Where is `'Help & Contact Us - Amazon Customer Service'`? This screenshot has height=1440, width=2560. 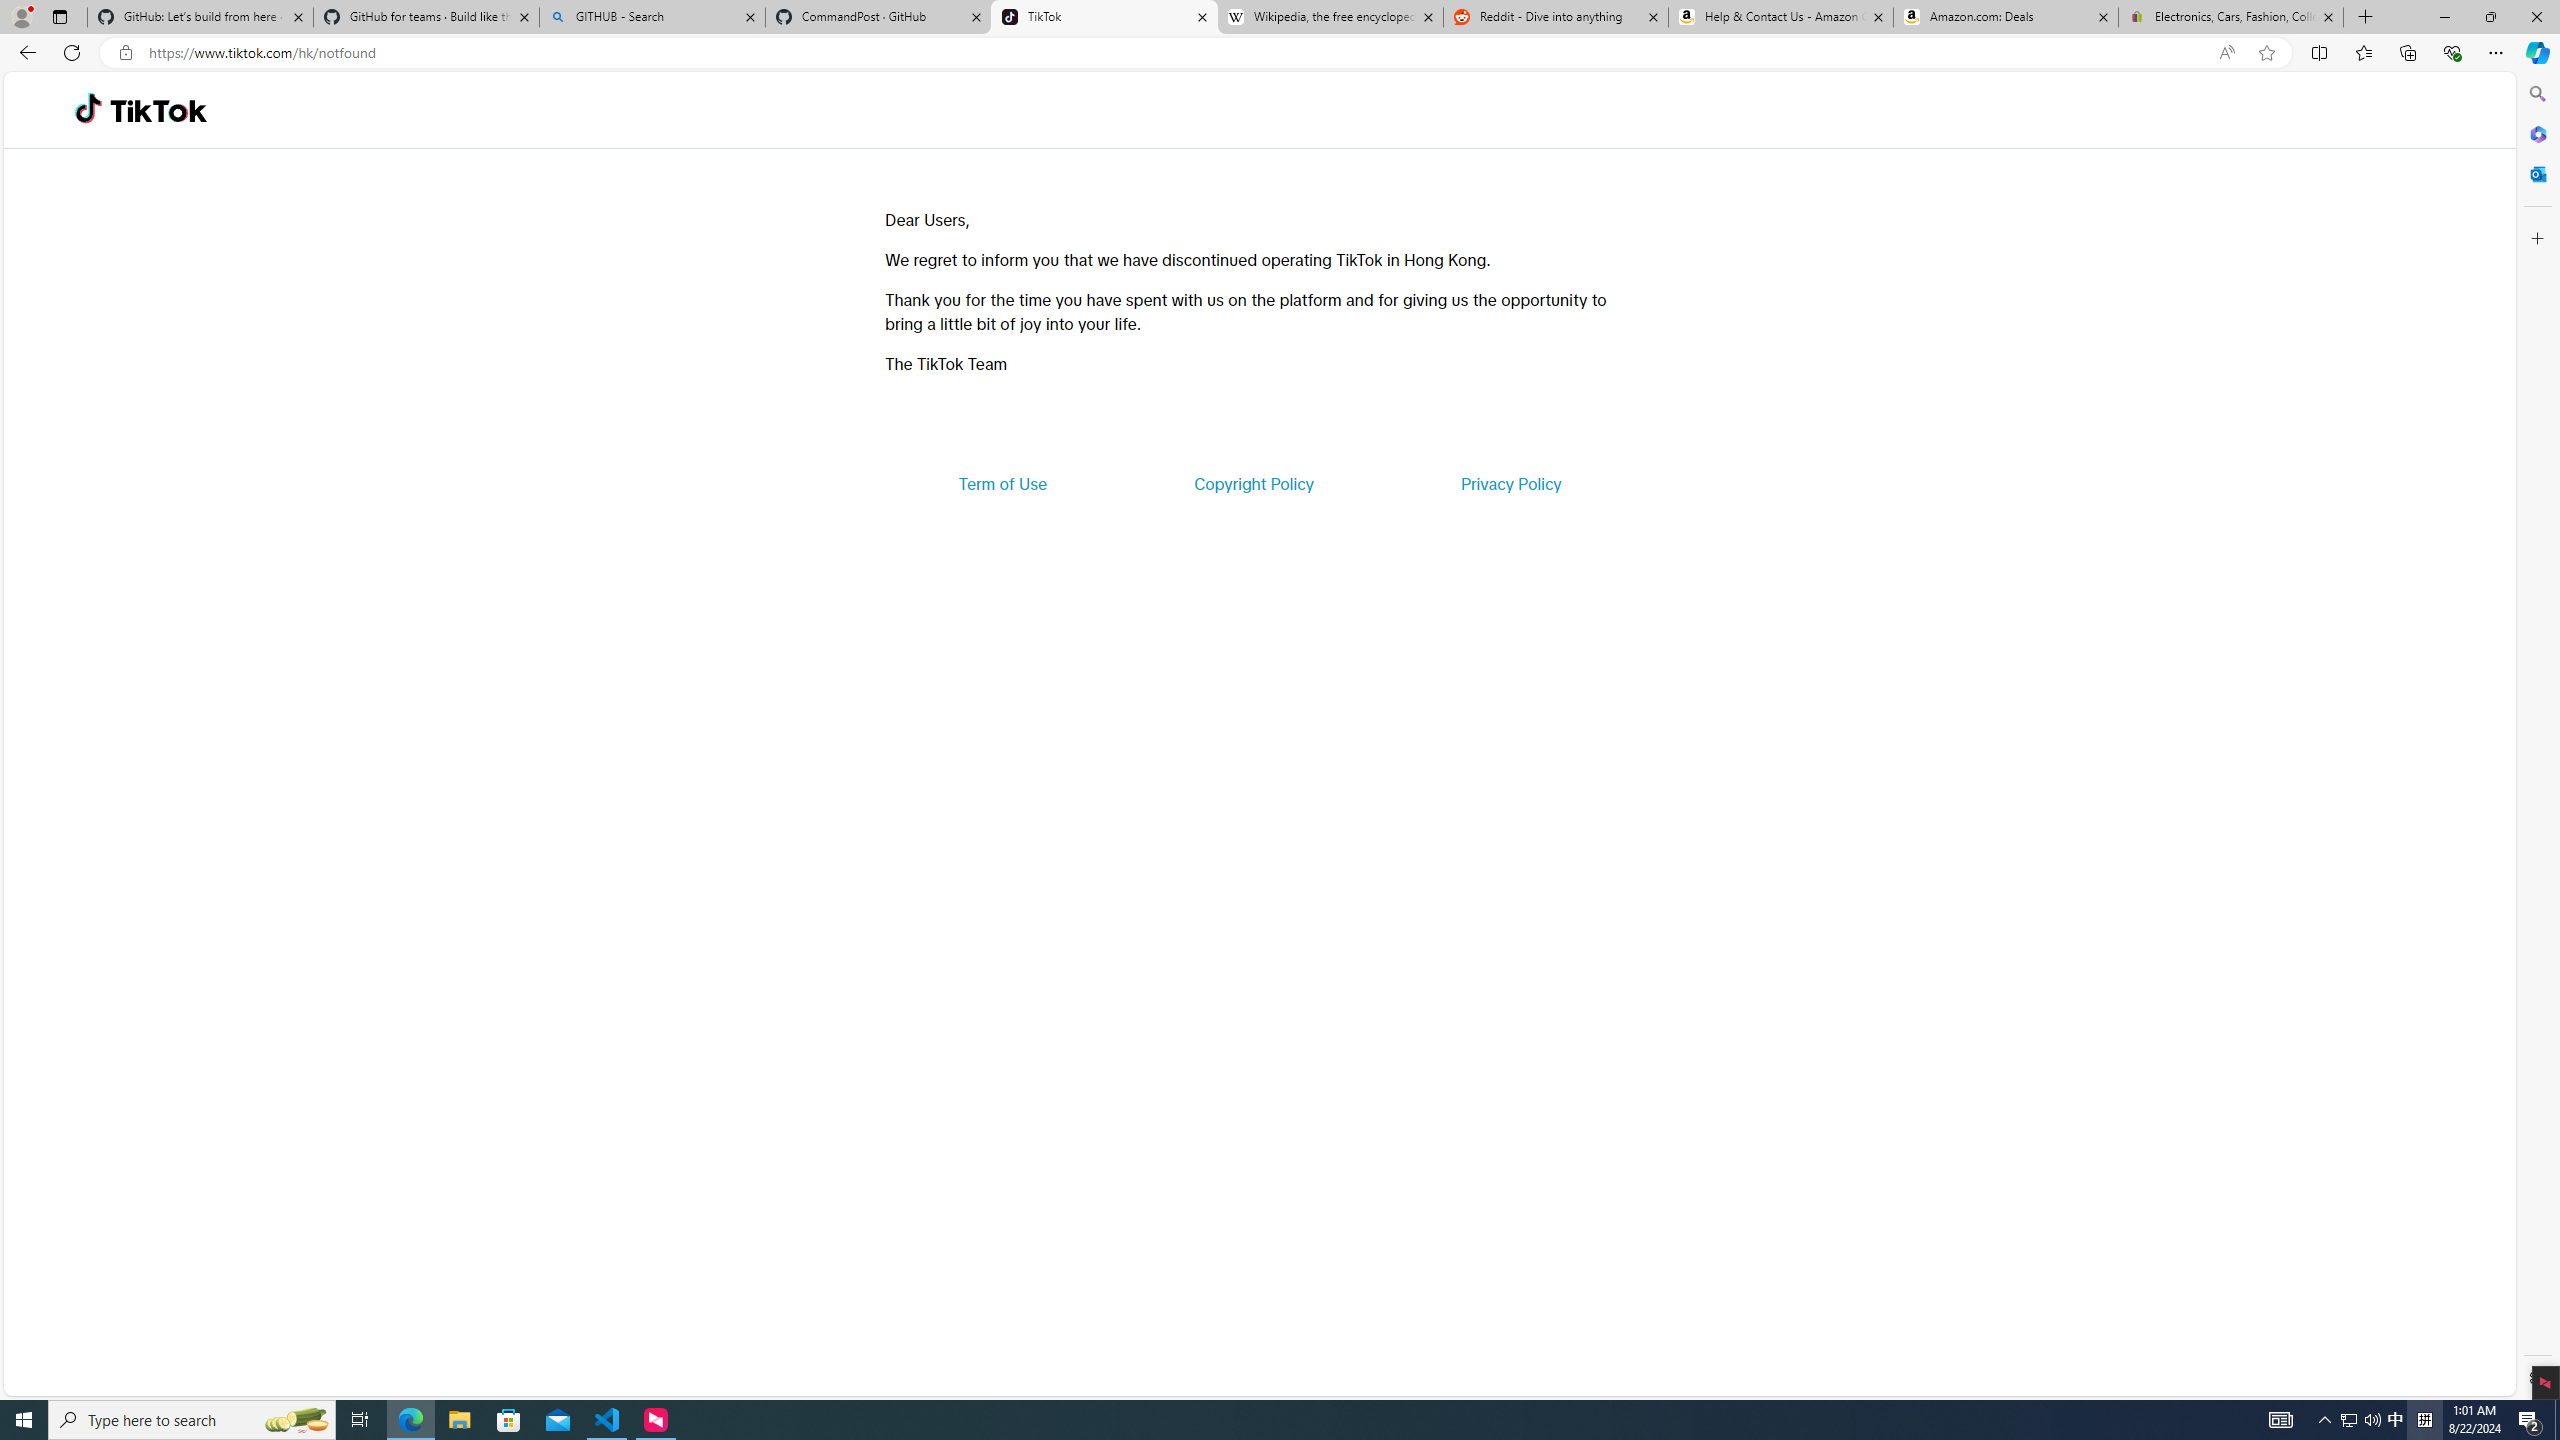
'Help & Contact Us - Amazon Customer Service' is located at coordinates (1780, 16).